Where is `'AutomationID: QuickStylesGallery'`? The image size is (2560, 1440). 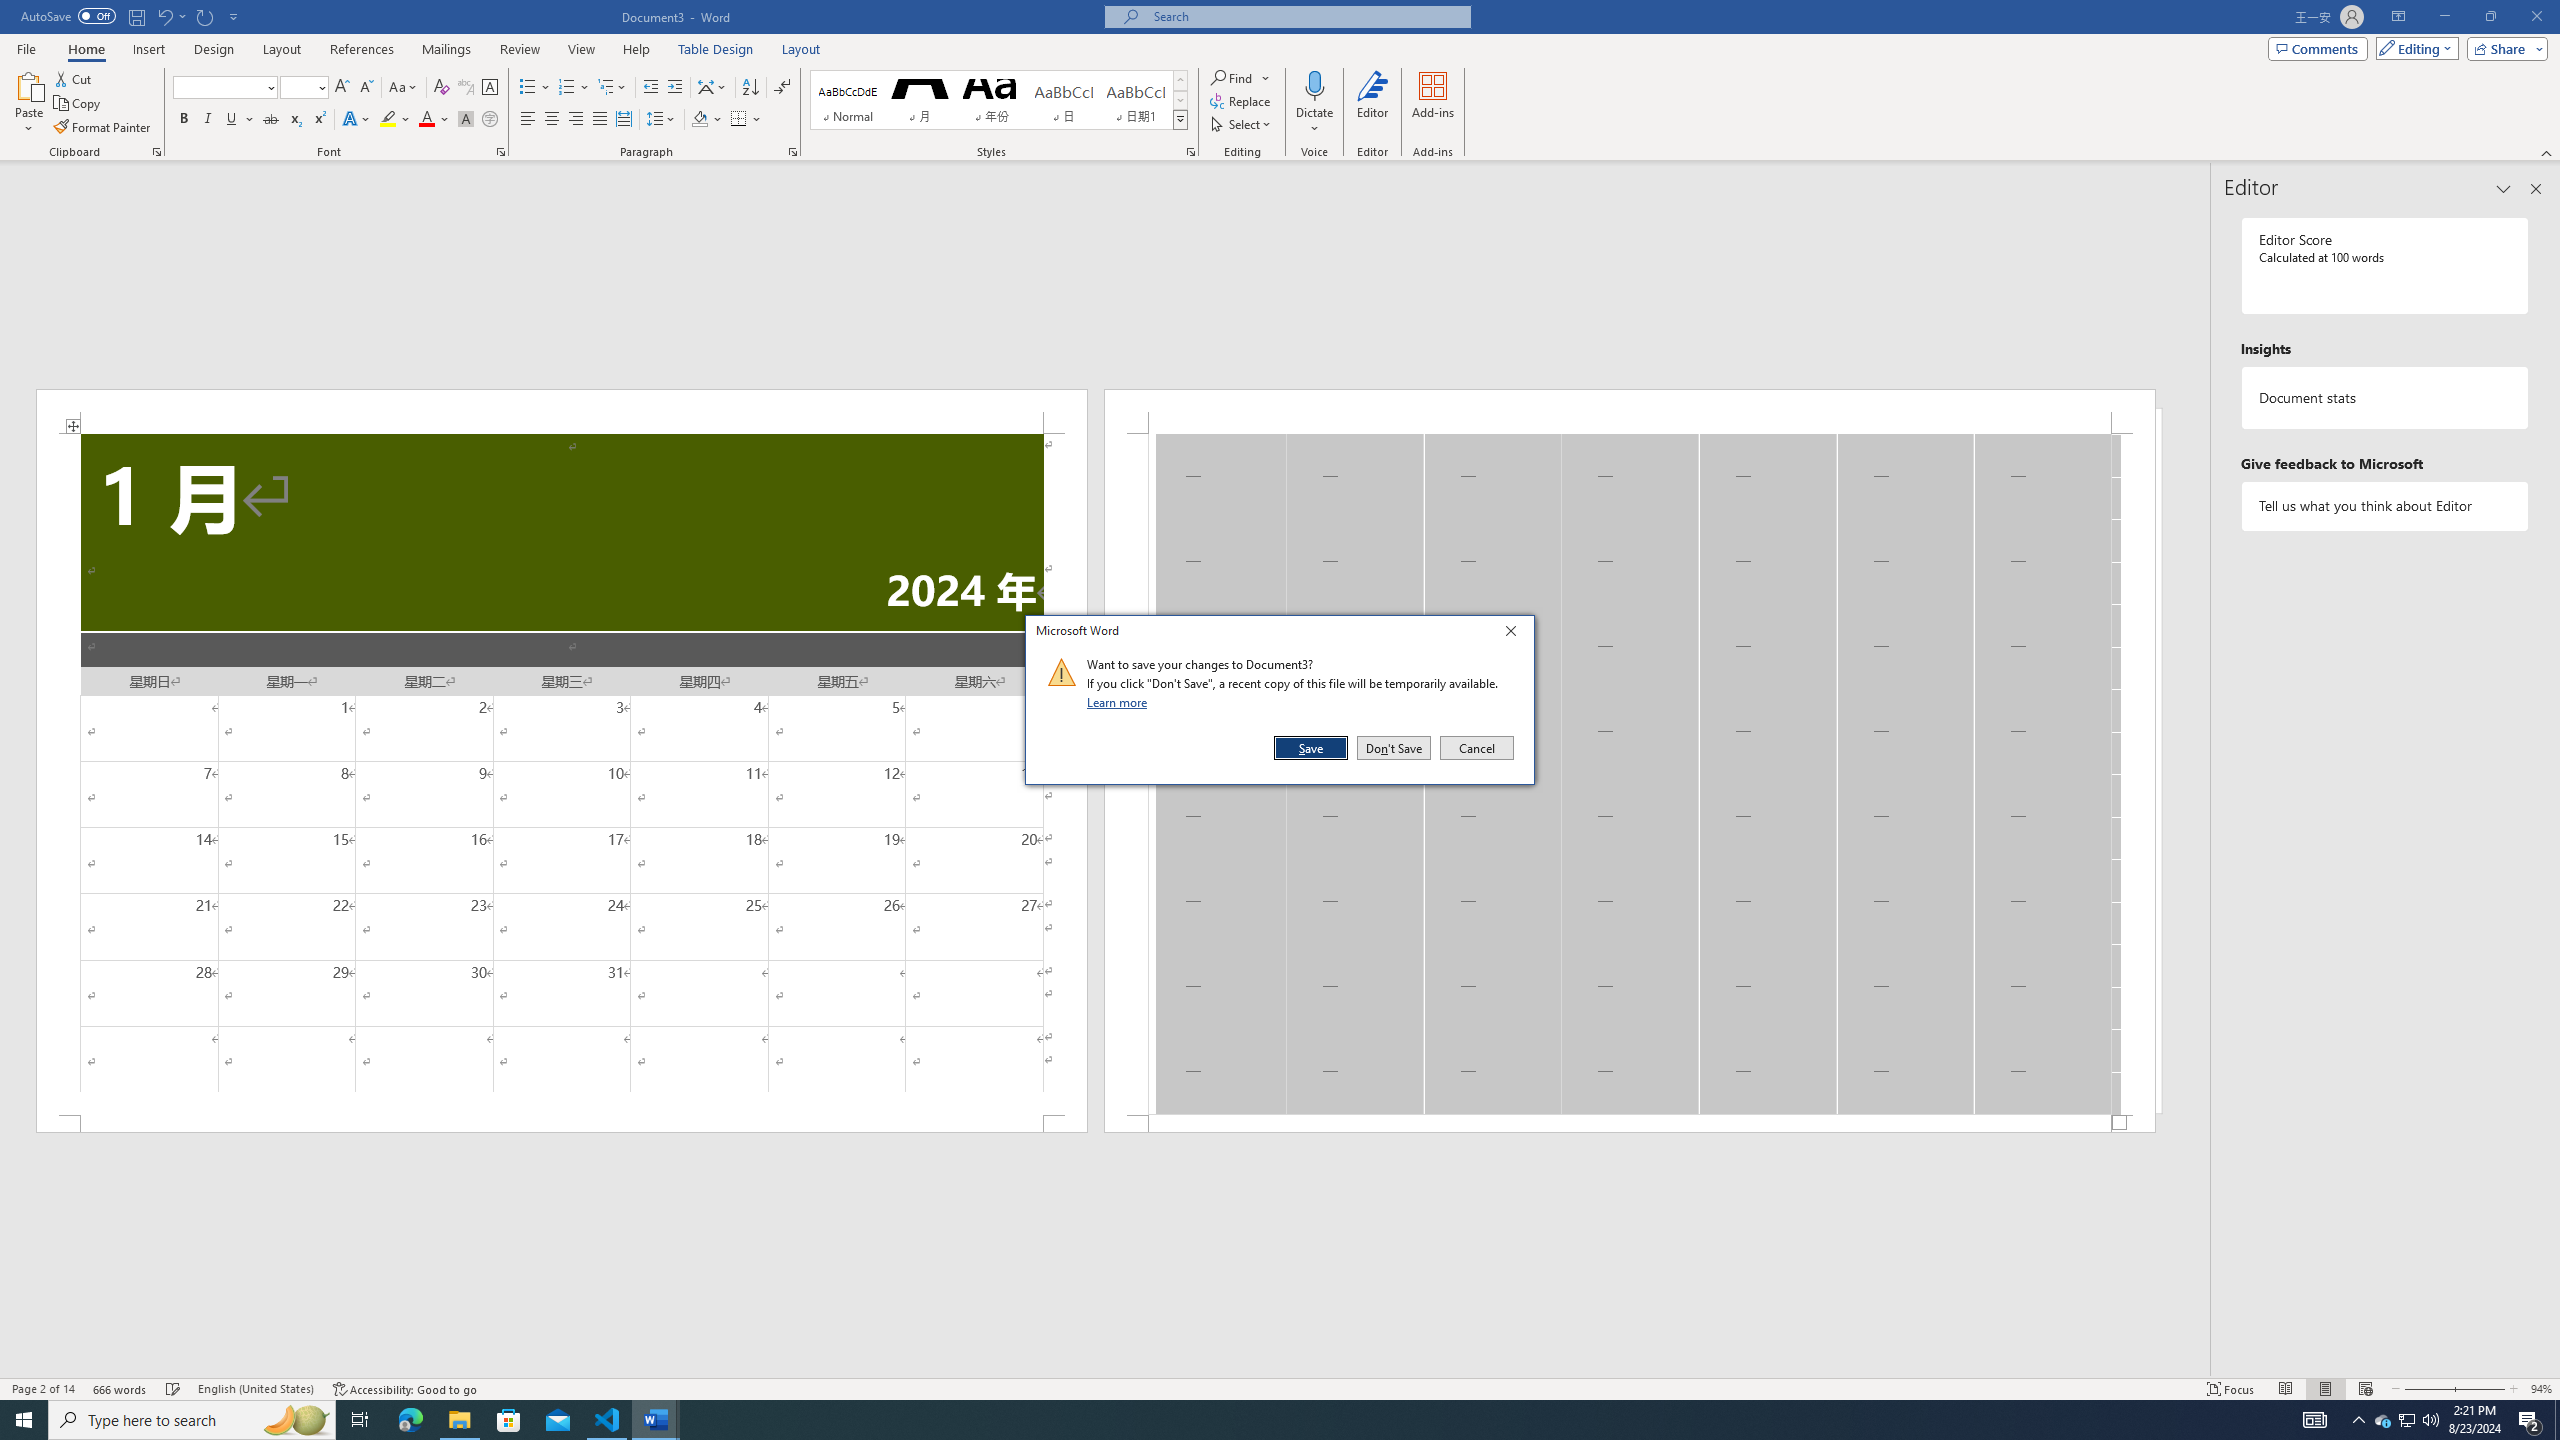 'AutomationID: QuickStylesGallery' is located at coordinates (998, 99).